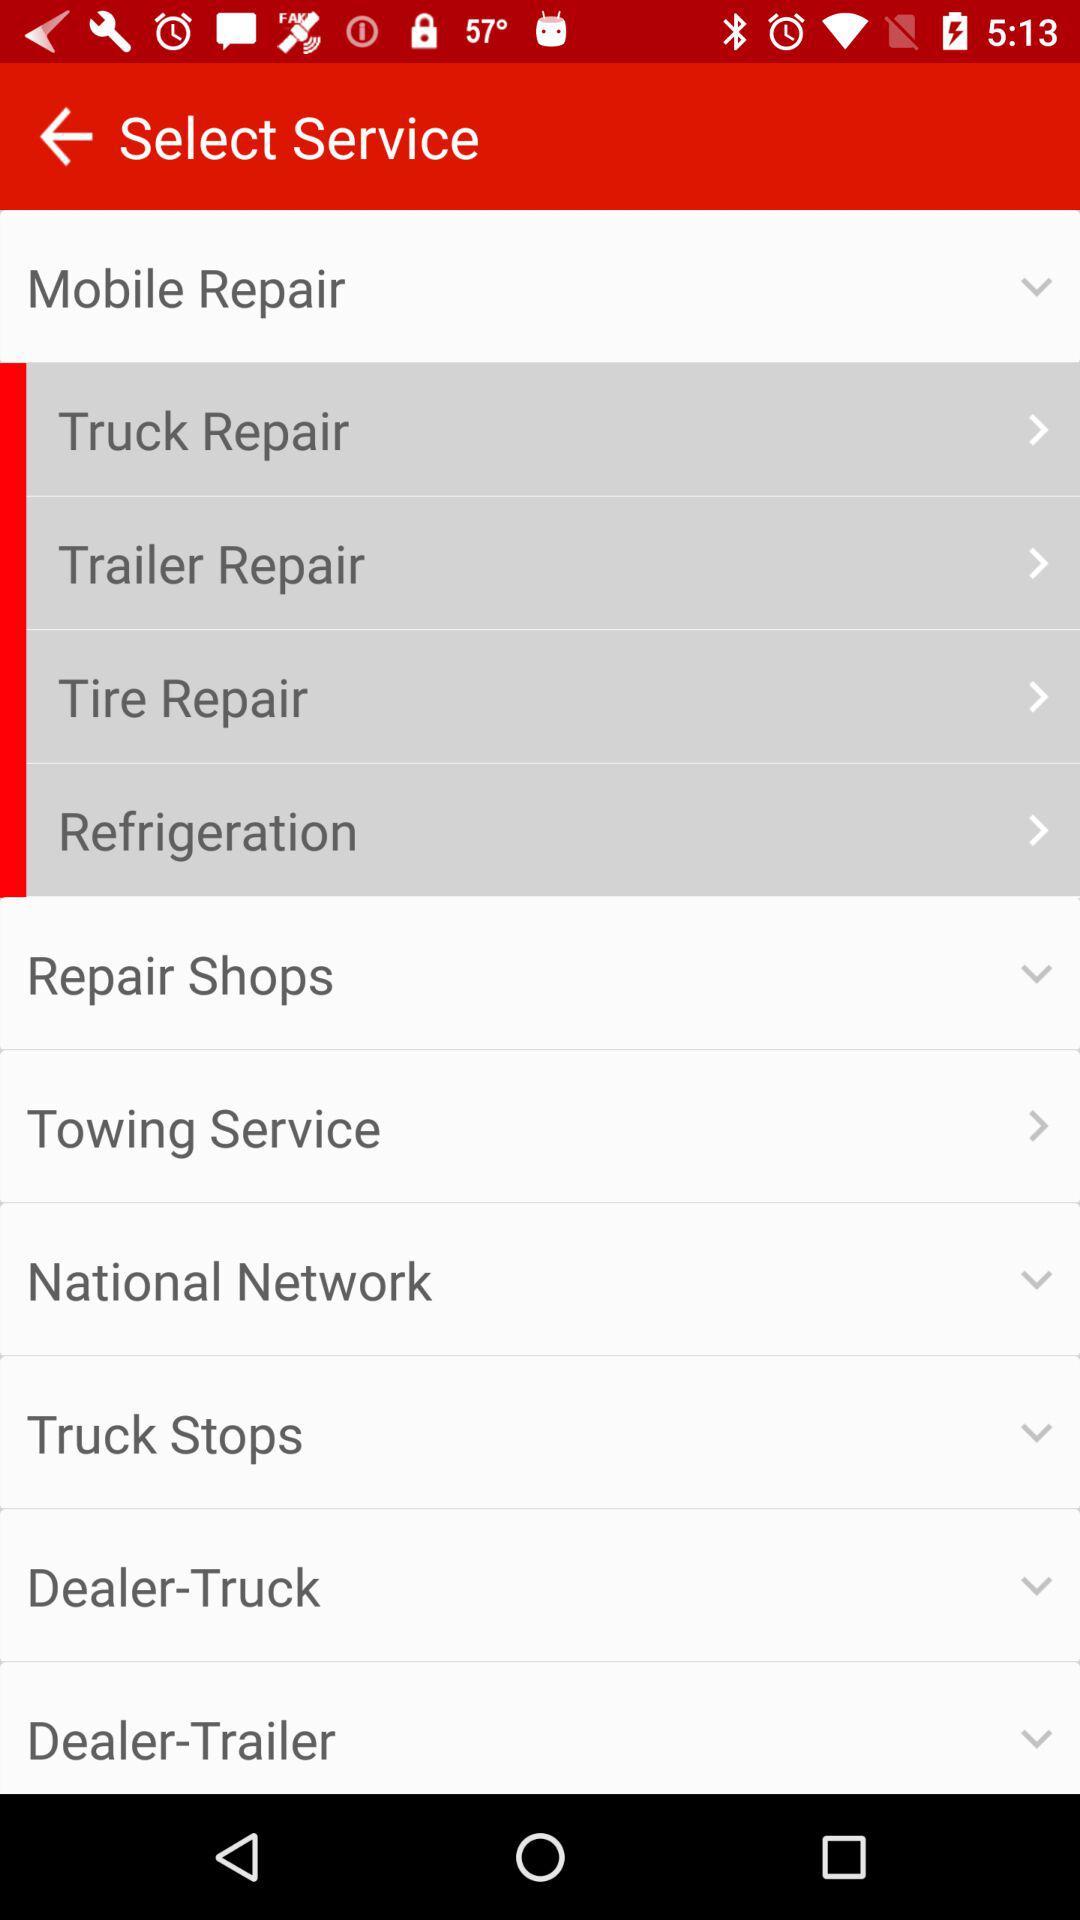 The width and height of the screenshot is (1080, 1920). Describe the element at coordinates (1036, 1127) in the screenshot. I see `the  symbol beside towing service option` at that location.